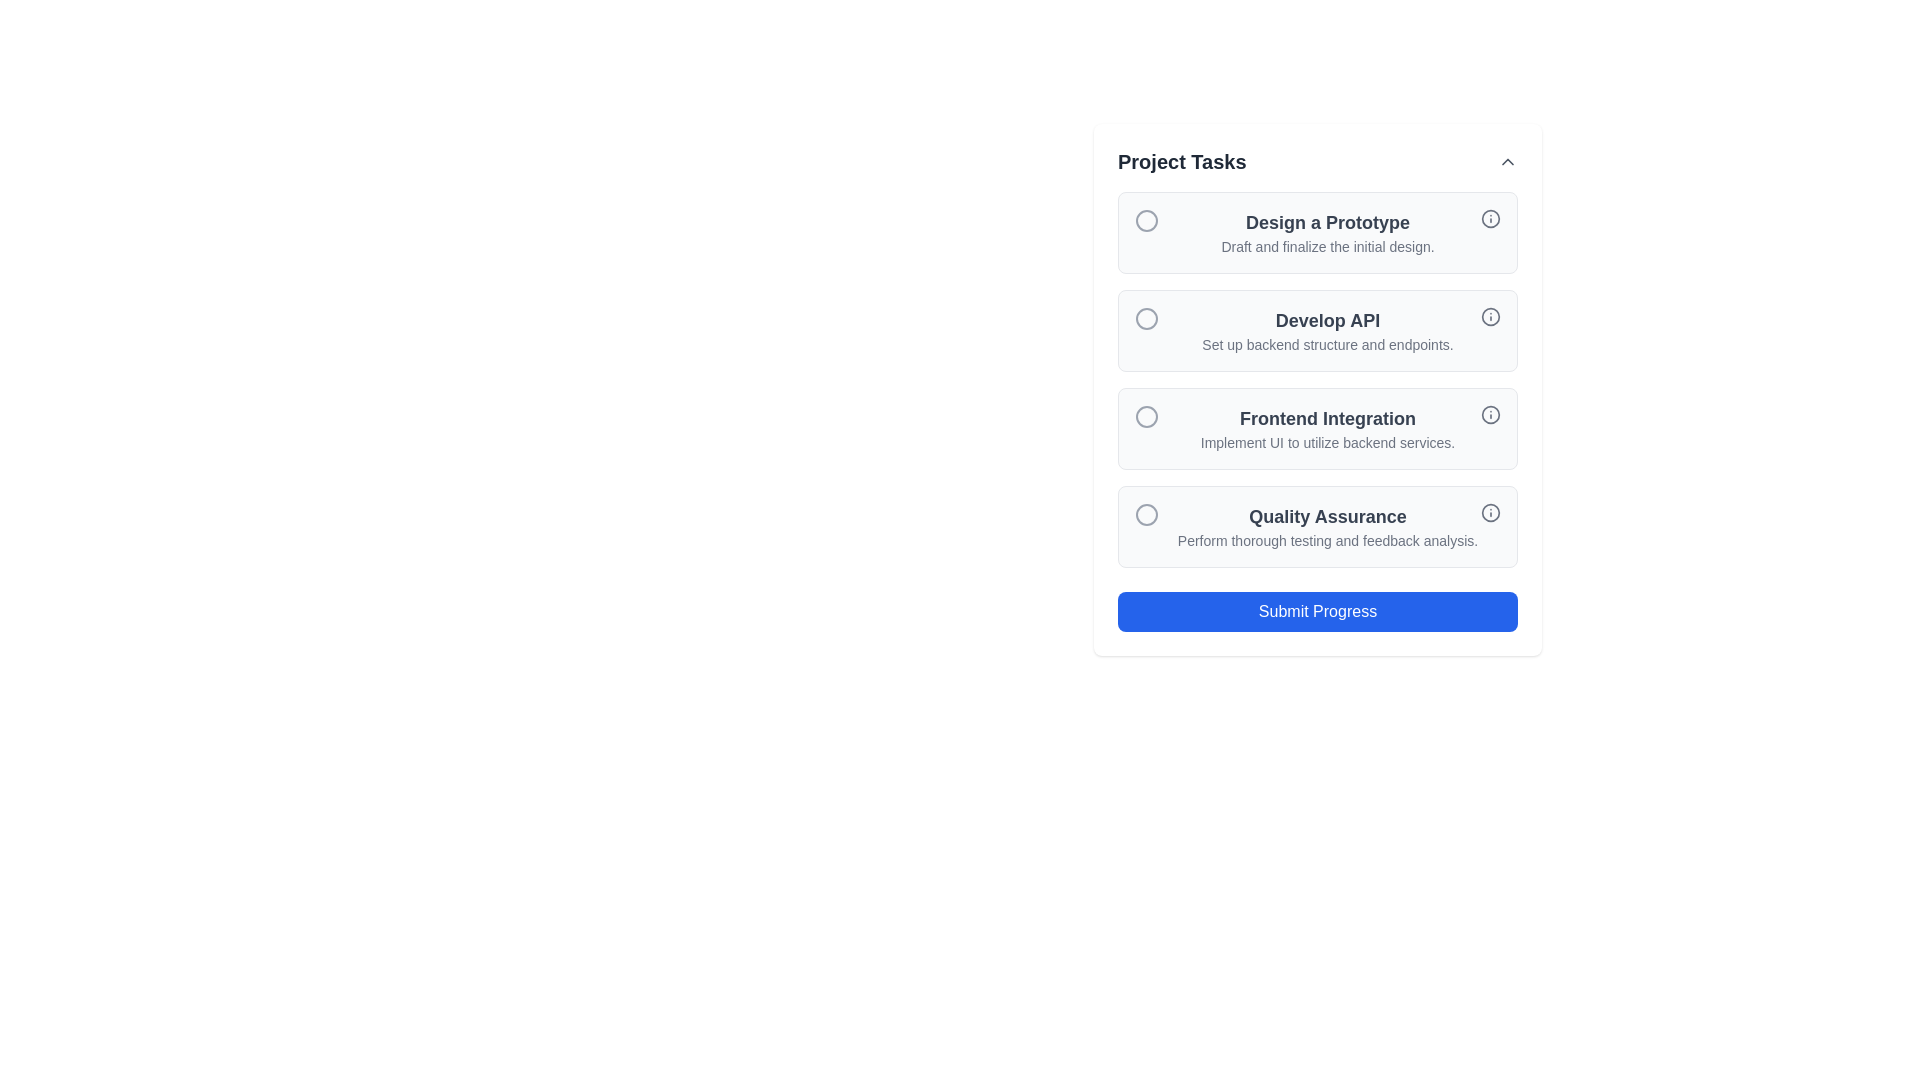  Describe the element at coordinates (1507, 161) in the screenshot. I see `the Chevron-style toggle icon located at the top-right corner of the 'Project Tasks' section` at that location.